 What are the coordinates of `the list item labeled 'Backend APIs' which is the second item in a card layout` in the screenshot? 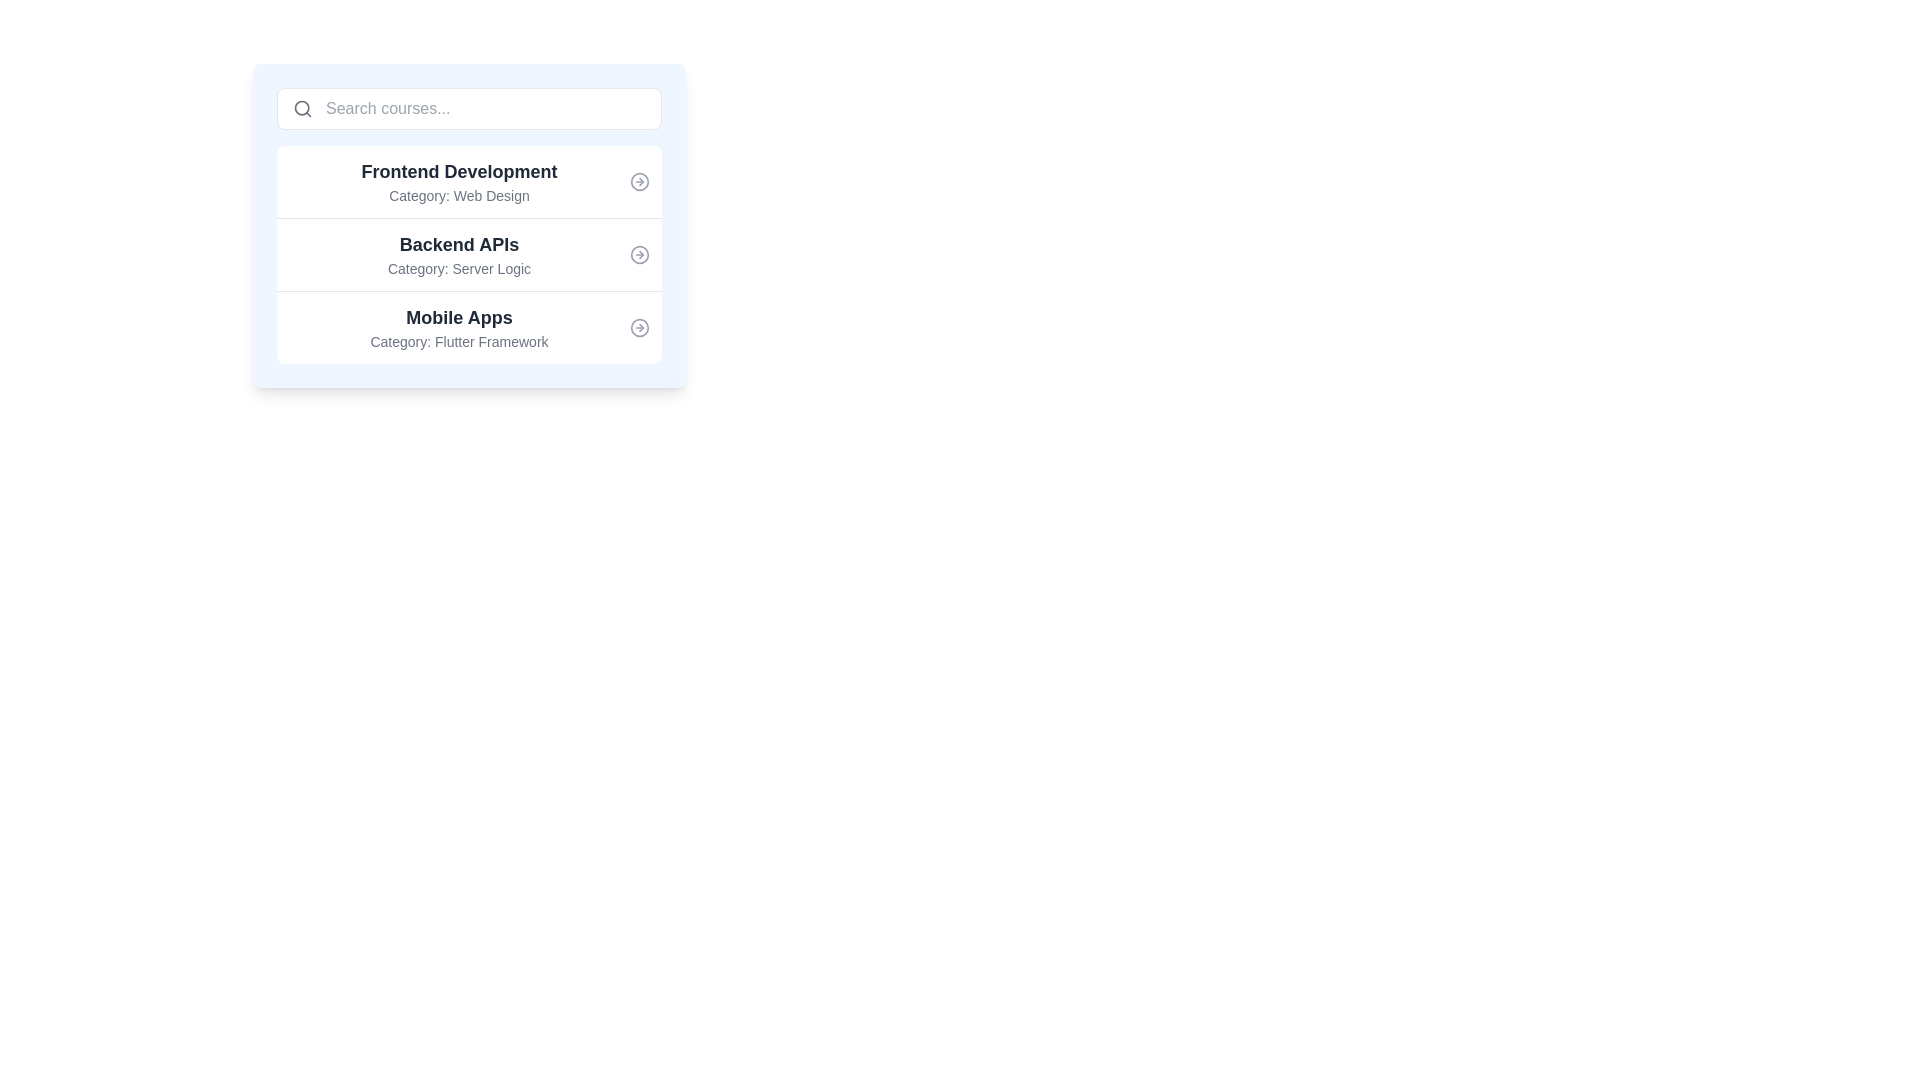 It's located at (468, 225).